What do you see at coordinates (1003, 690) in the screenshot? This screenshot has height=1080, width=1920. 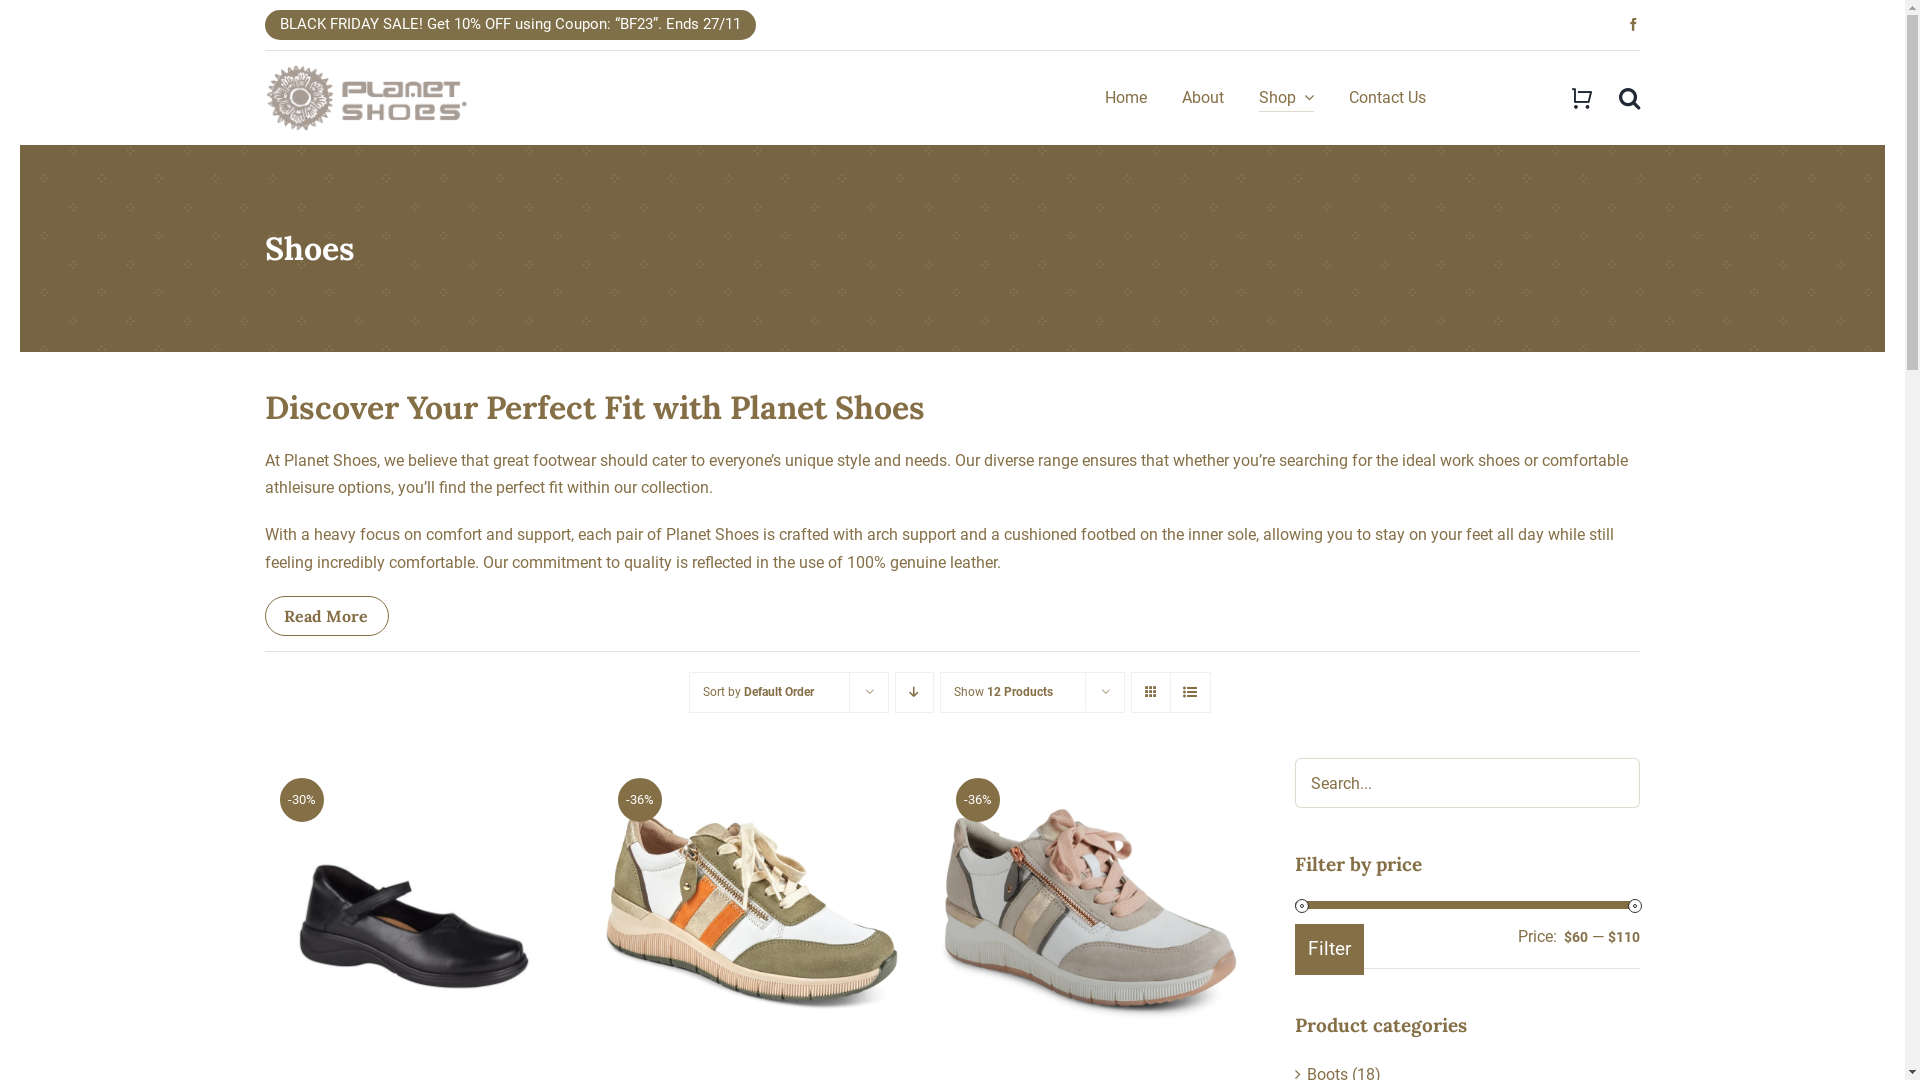 I see `'Show 12 Products'` at bounding box center [1003, 690].